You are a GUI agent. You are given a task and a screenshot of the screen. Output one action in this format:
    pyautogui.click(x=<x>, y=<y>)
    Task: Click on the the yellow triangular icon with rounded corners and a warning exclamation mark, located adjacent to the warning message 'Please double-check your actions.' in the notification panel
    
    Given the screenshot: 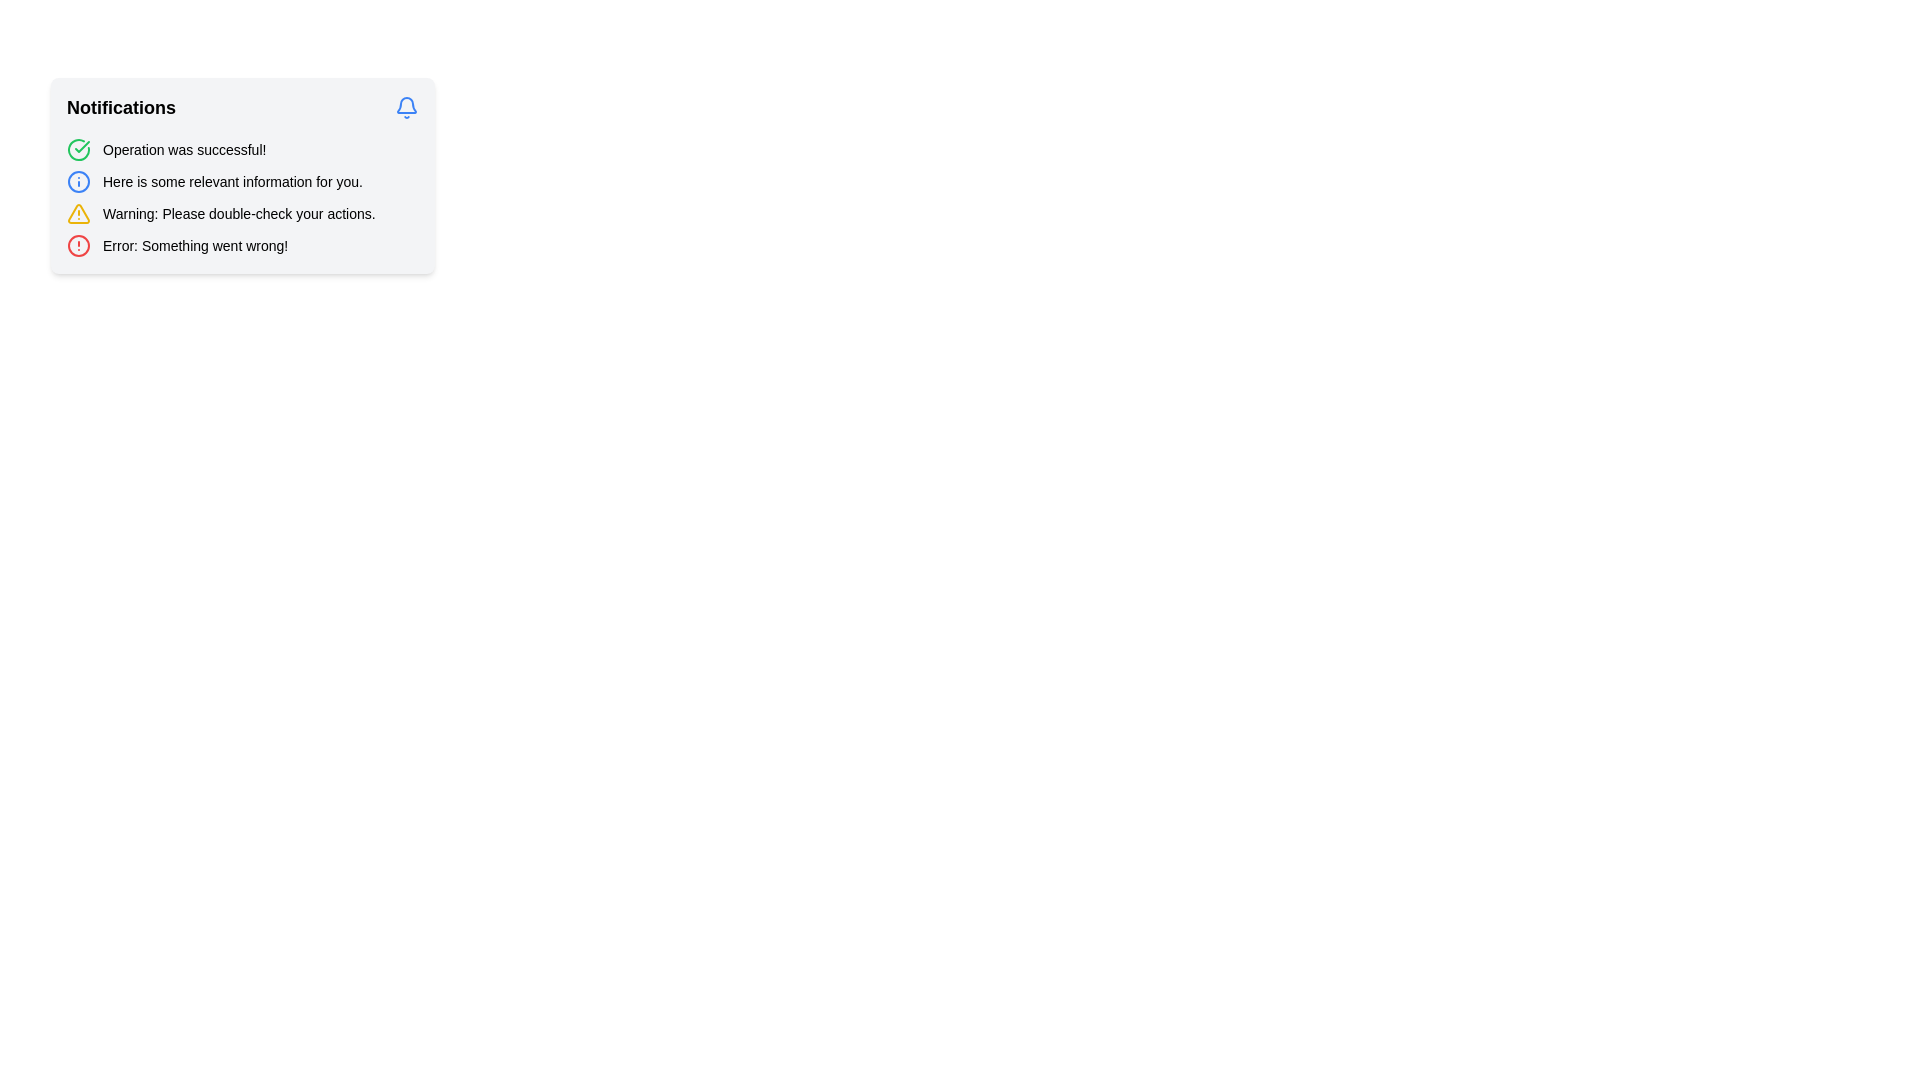 What is the action you would take?
    pyautogui.click(x=78, y=213)
    